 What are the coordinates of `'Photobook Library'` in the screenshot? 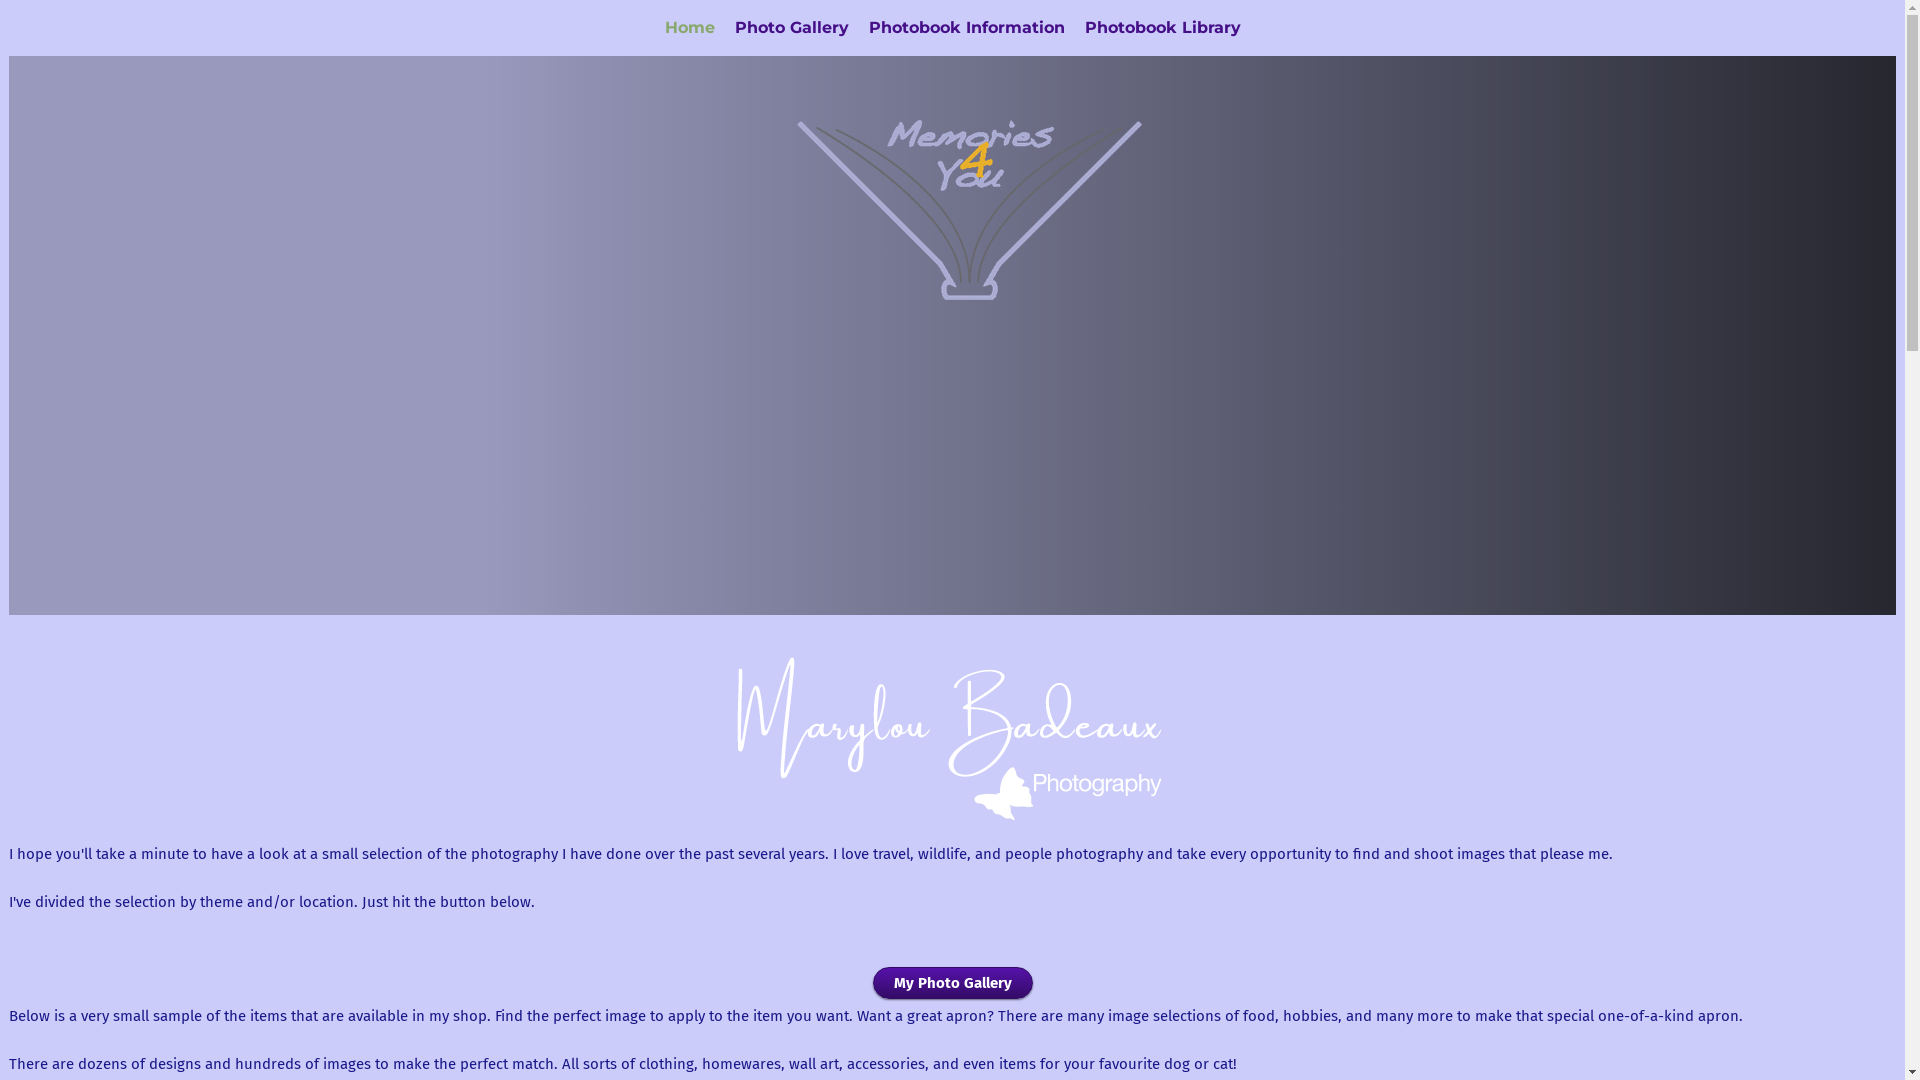 It's located at (1161, 27).